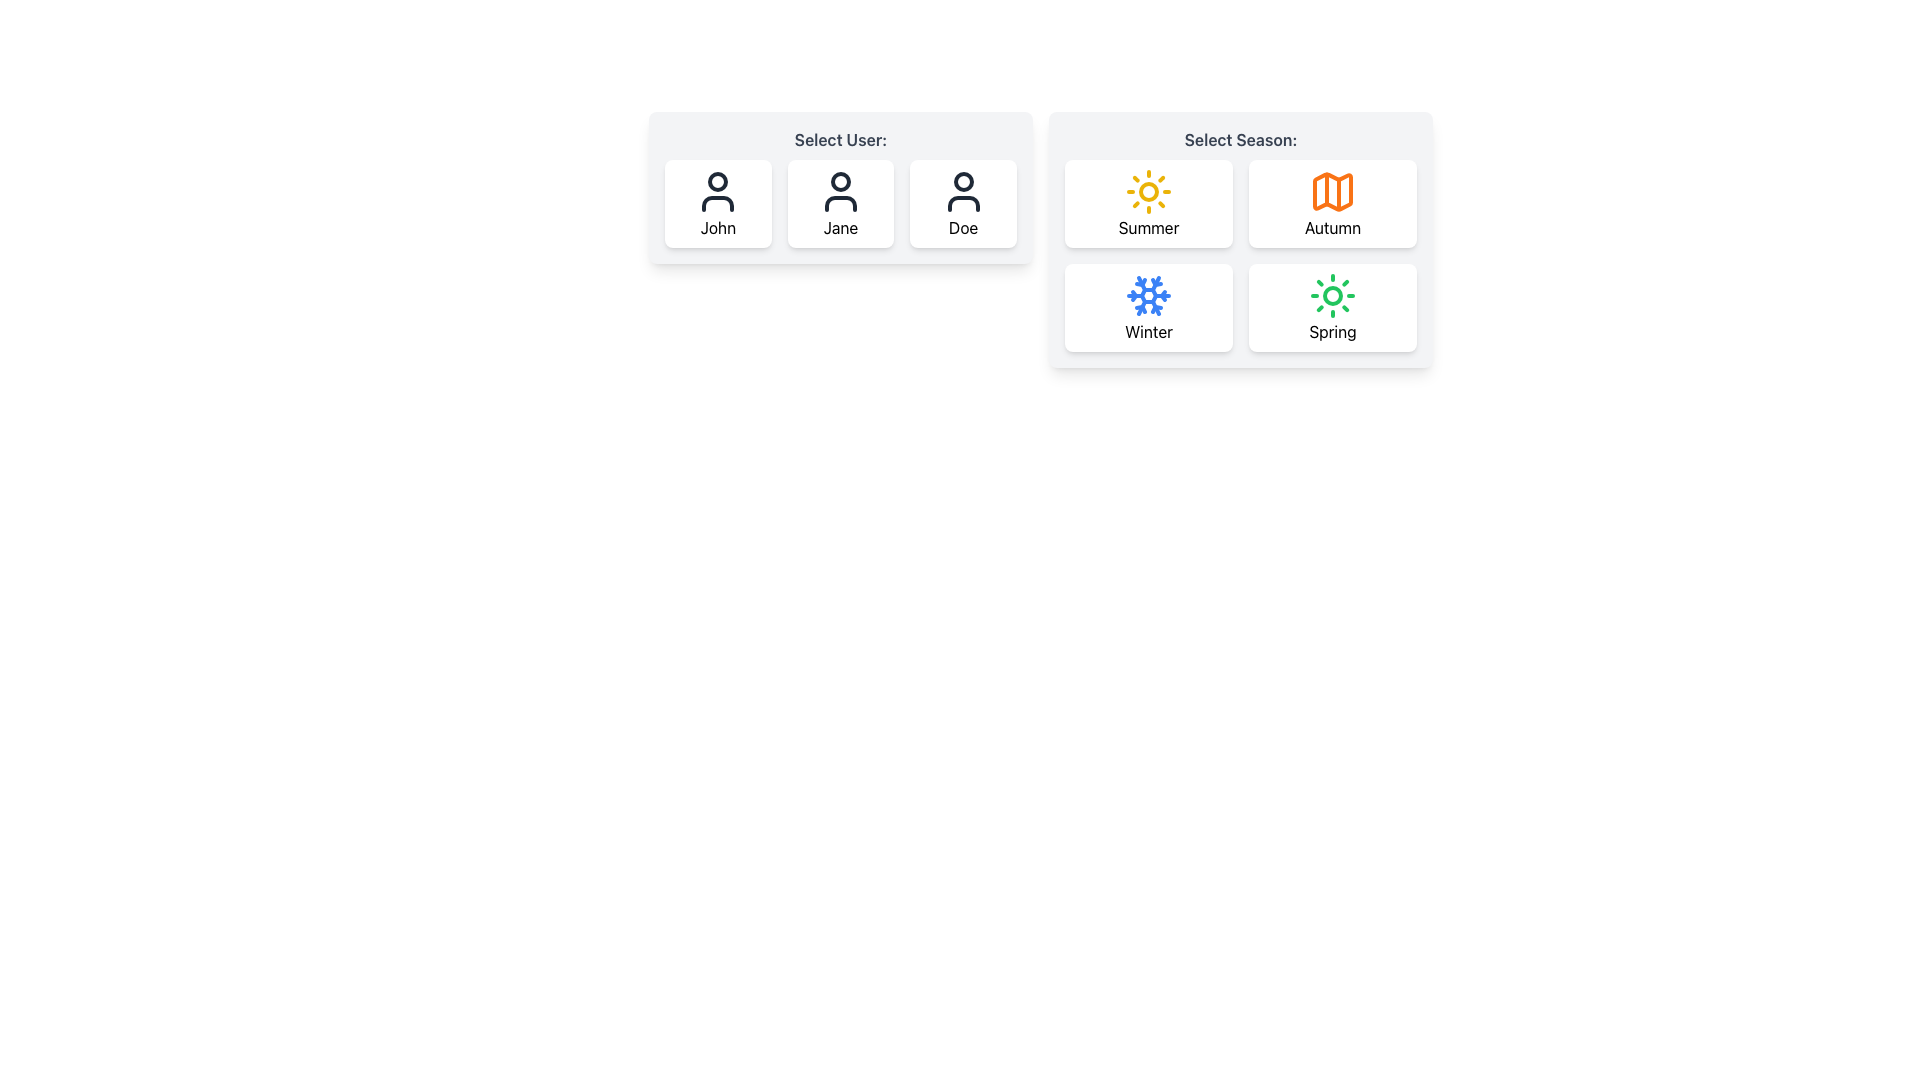  I want to click on the circular SVG element that serves as a visual marker within the 'Doe' user icon, located in the upper portion of the user selection row, so click(963, 181).